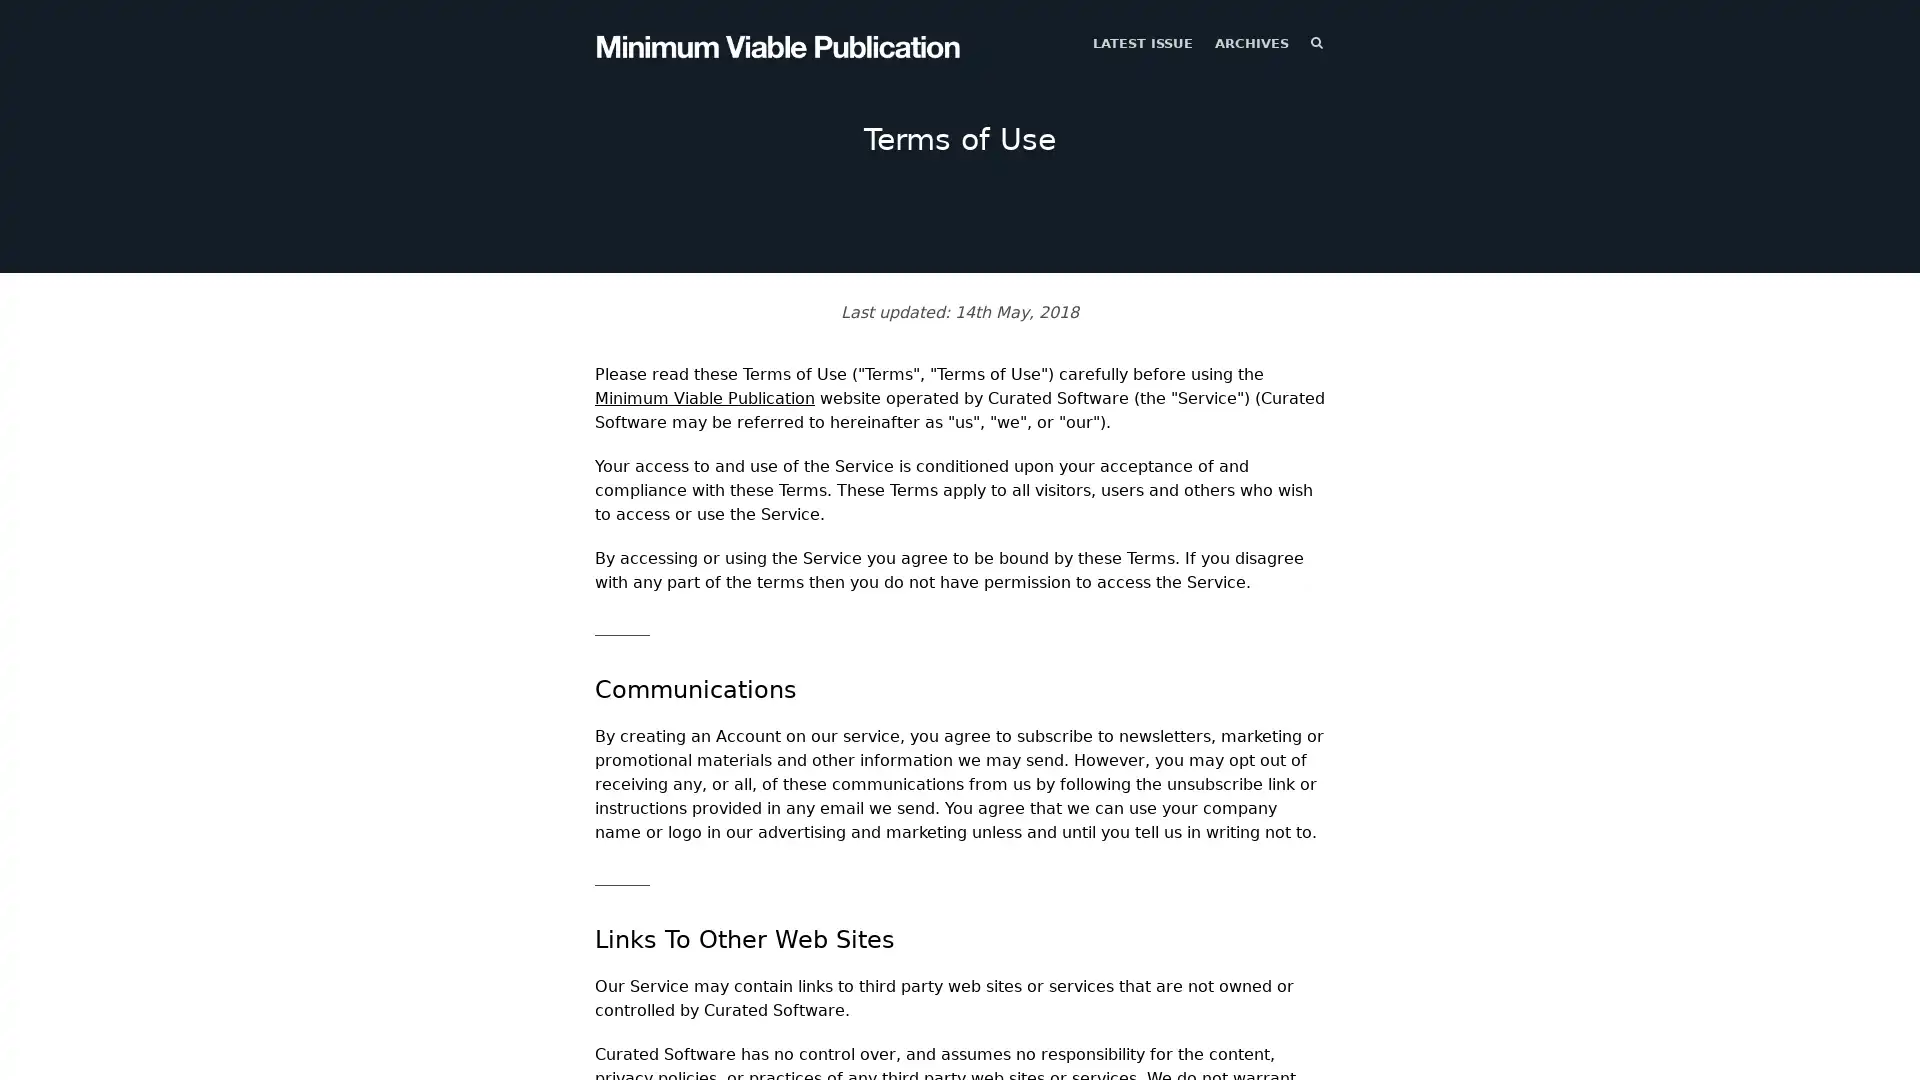 Image resolution: width=1920 pixels, height=1080 pixels. Describe the element at coordinates (1274, 42) in the screenshot. I see `SEARCH` at that location.